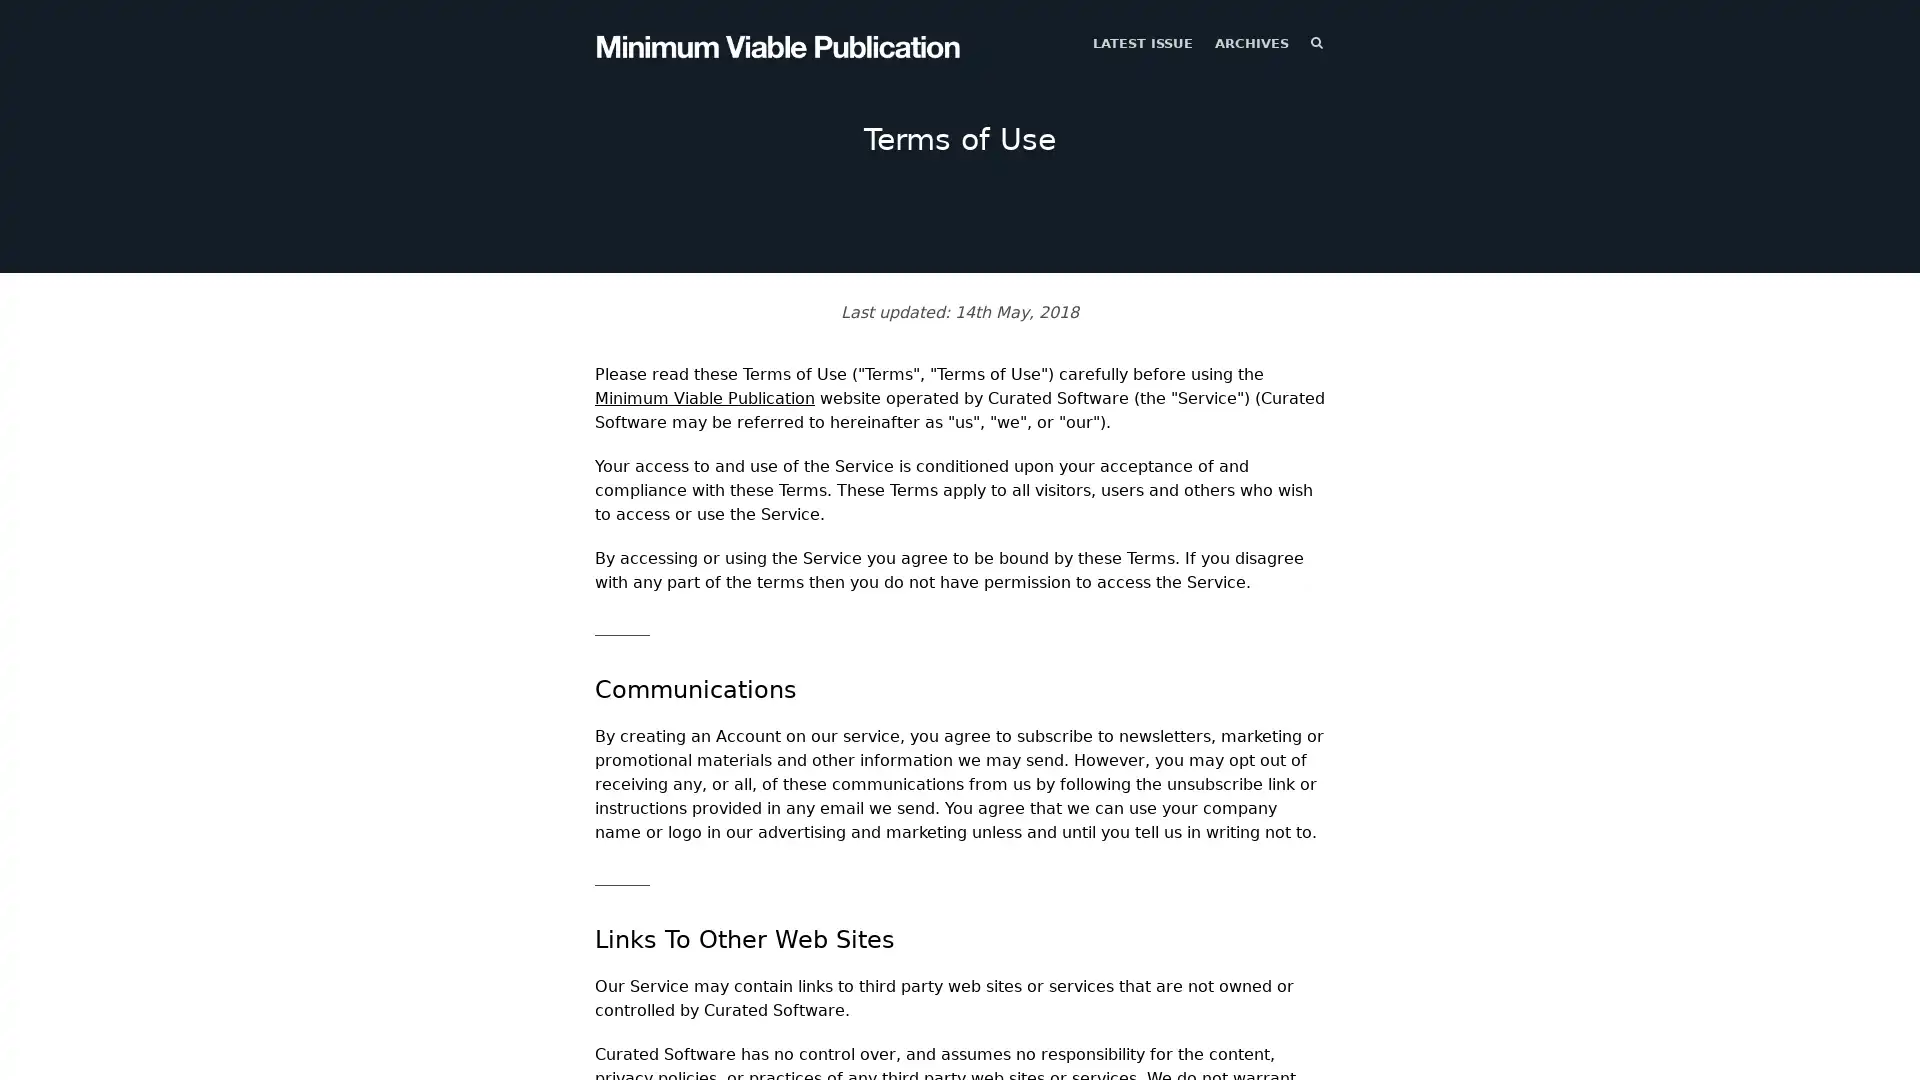 Image resolution: width=1920 pixels, height=1080 pixels. Describe the element at coordinates (1274, 42) in the screenshot. I see `SEARCH` at that location.